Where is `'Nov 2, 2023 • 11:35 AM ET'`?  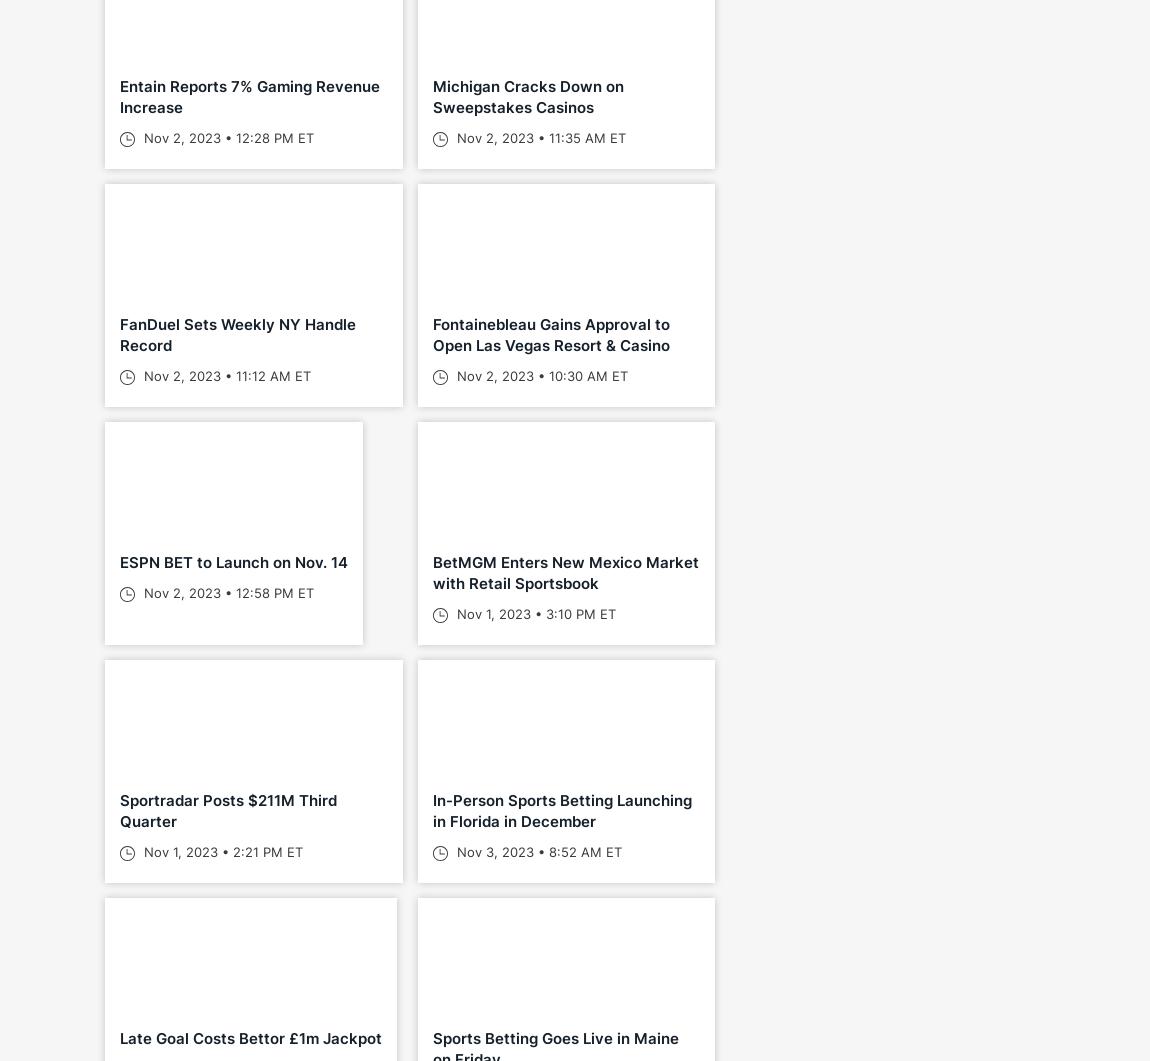 'Nov 2, 2023 • 11:35 AM ET' is located at coordinates (538, 138).